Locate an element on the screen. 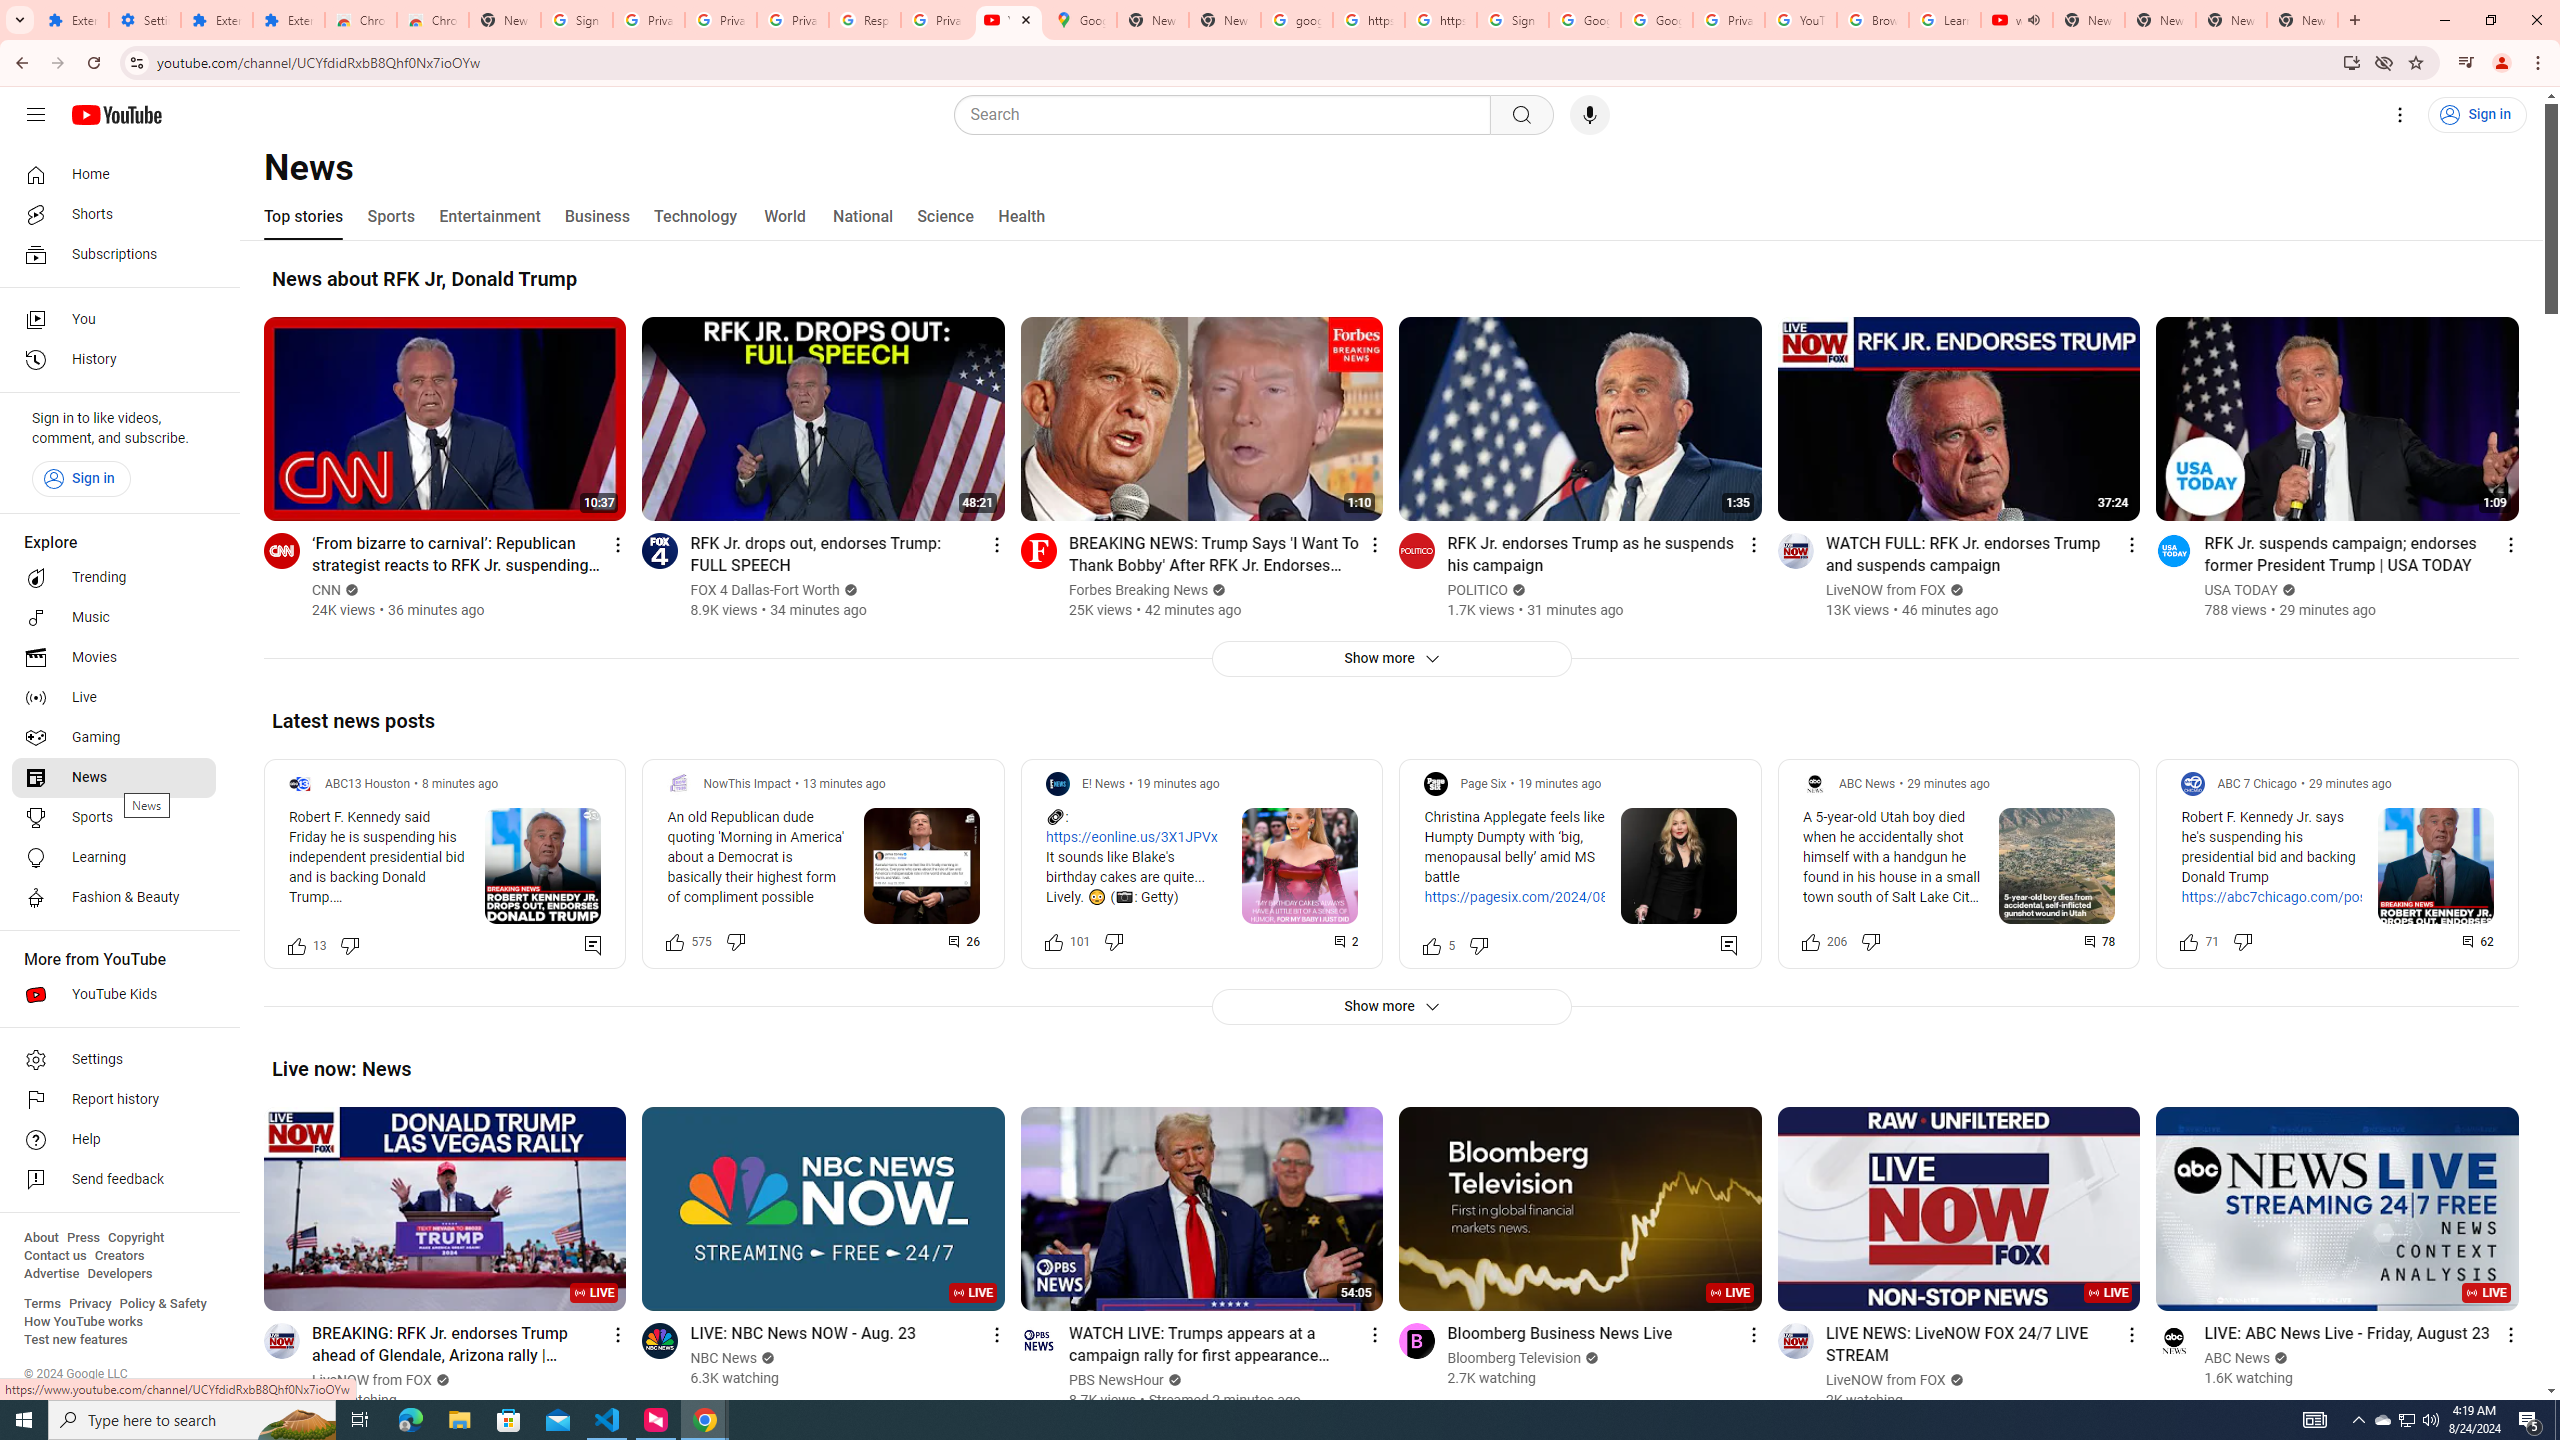  'About' is located at coordinates (40, 1237).